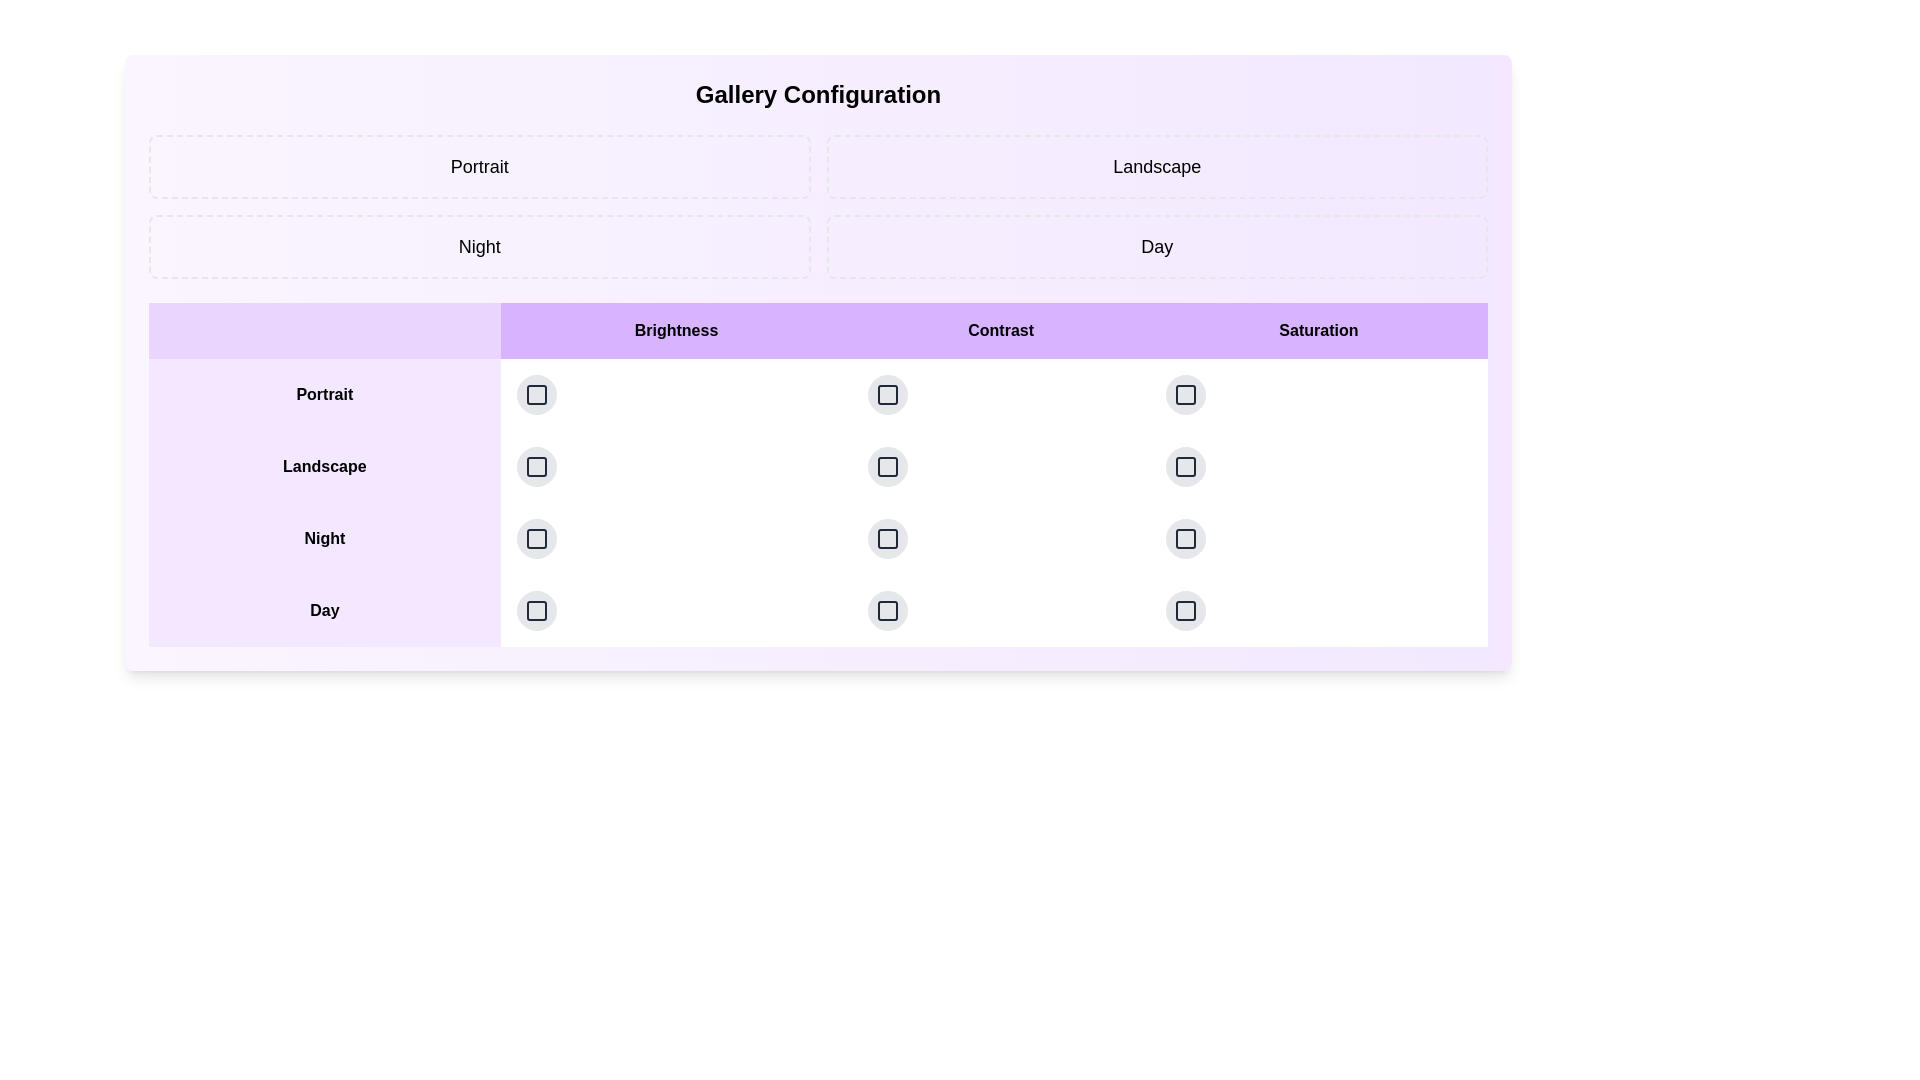 Image resolution: width=1920 pixels, height=1080 pixels. Describe the element at coordinates (1001, 330) in the screenshot. I see `the 'Contrast' text label, which is the second item in the top row of the tabular layout under 'Gallery Configuration'` at that location.